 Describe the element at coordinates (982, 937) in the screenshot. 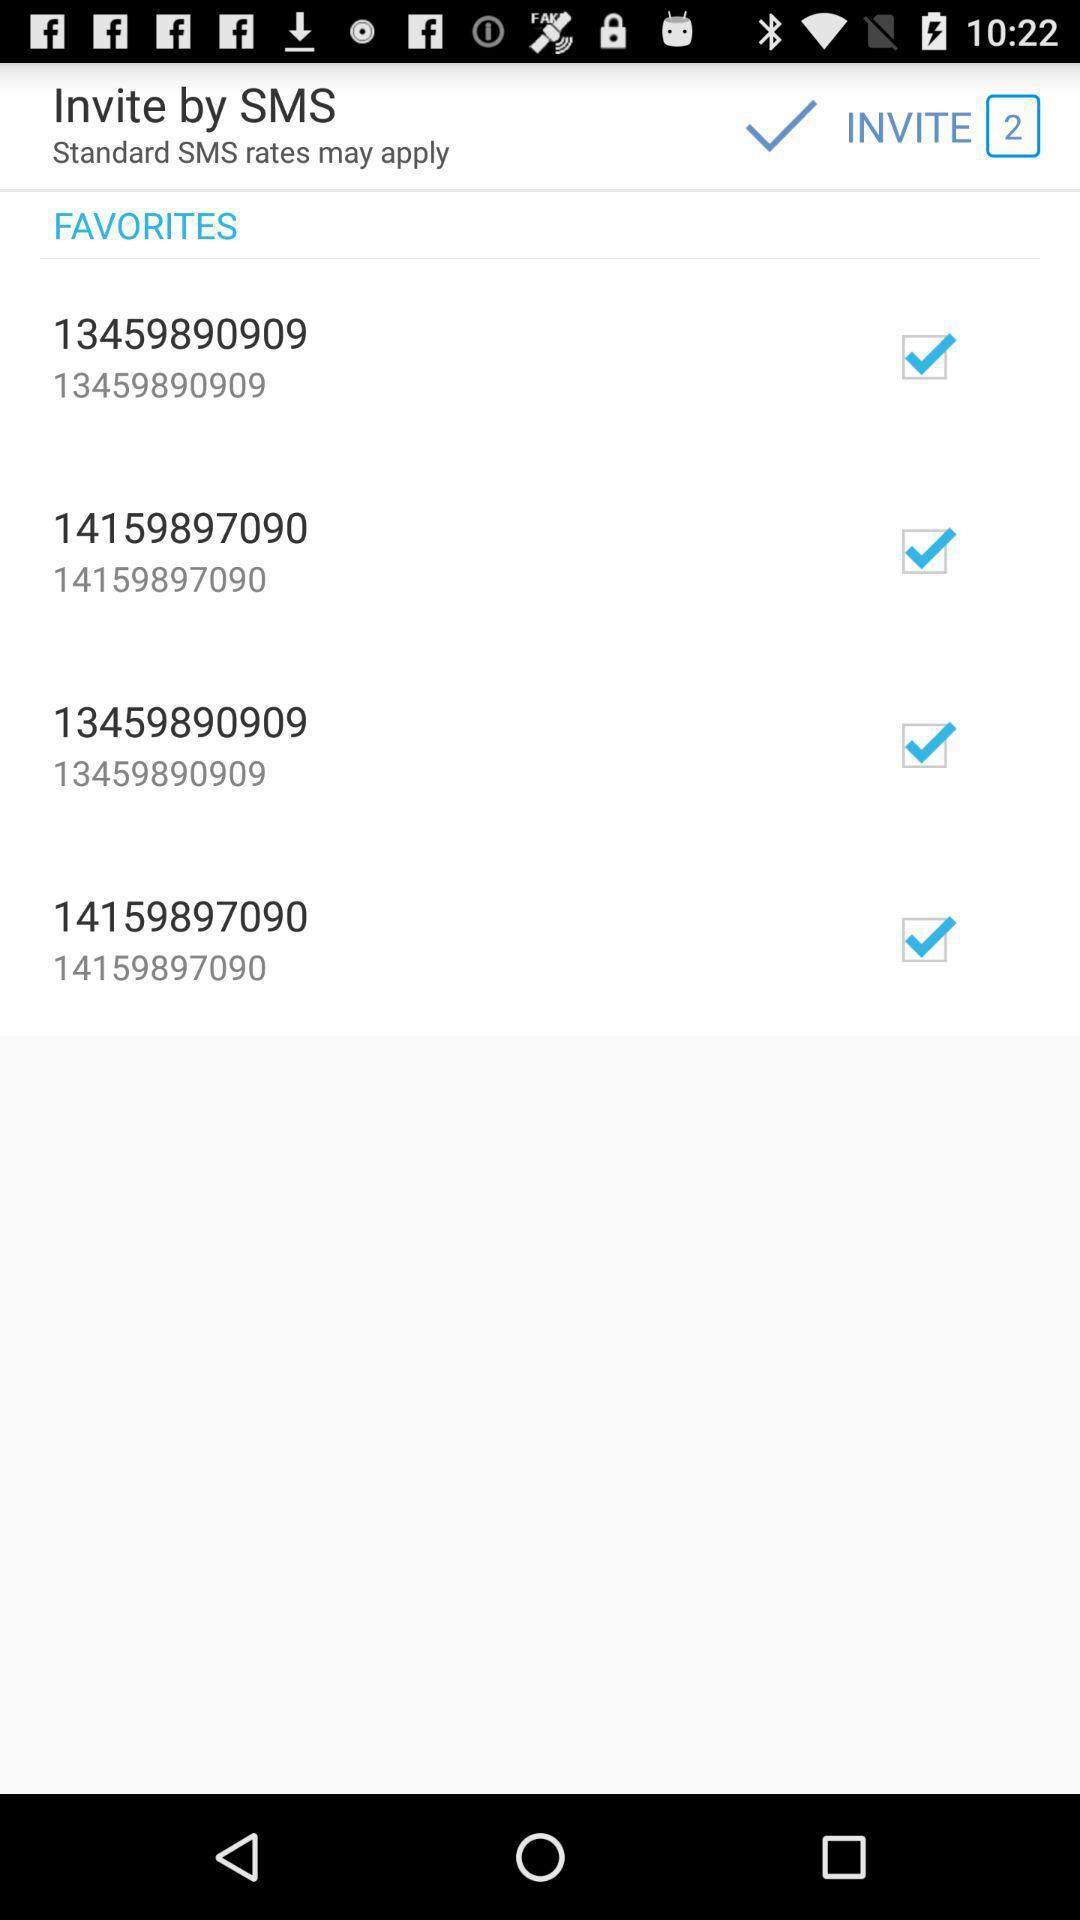

I see `check/uncheck` at that location.